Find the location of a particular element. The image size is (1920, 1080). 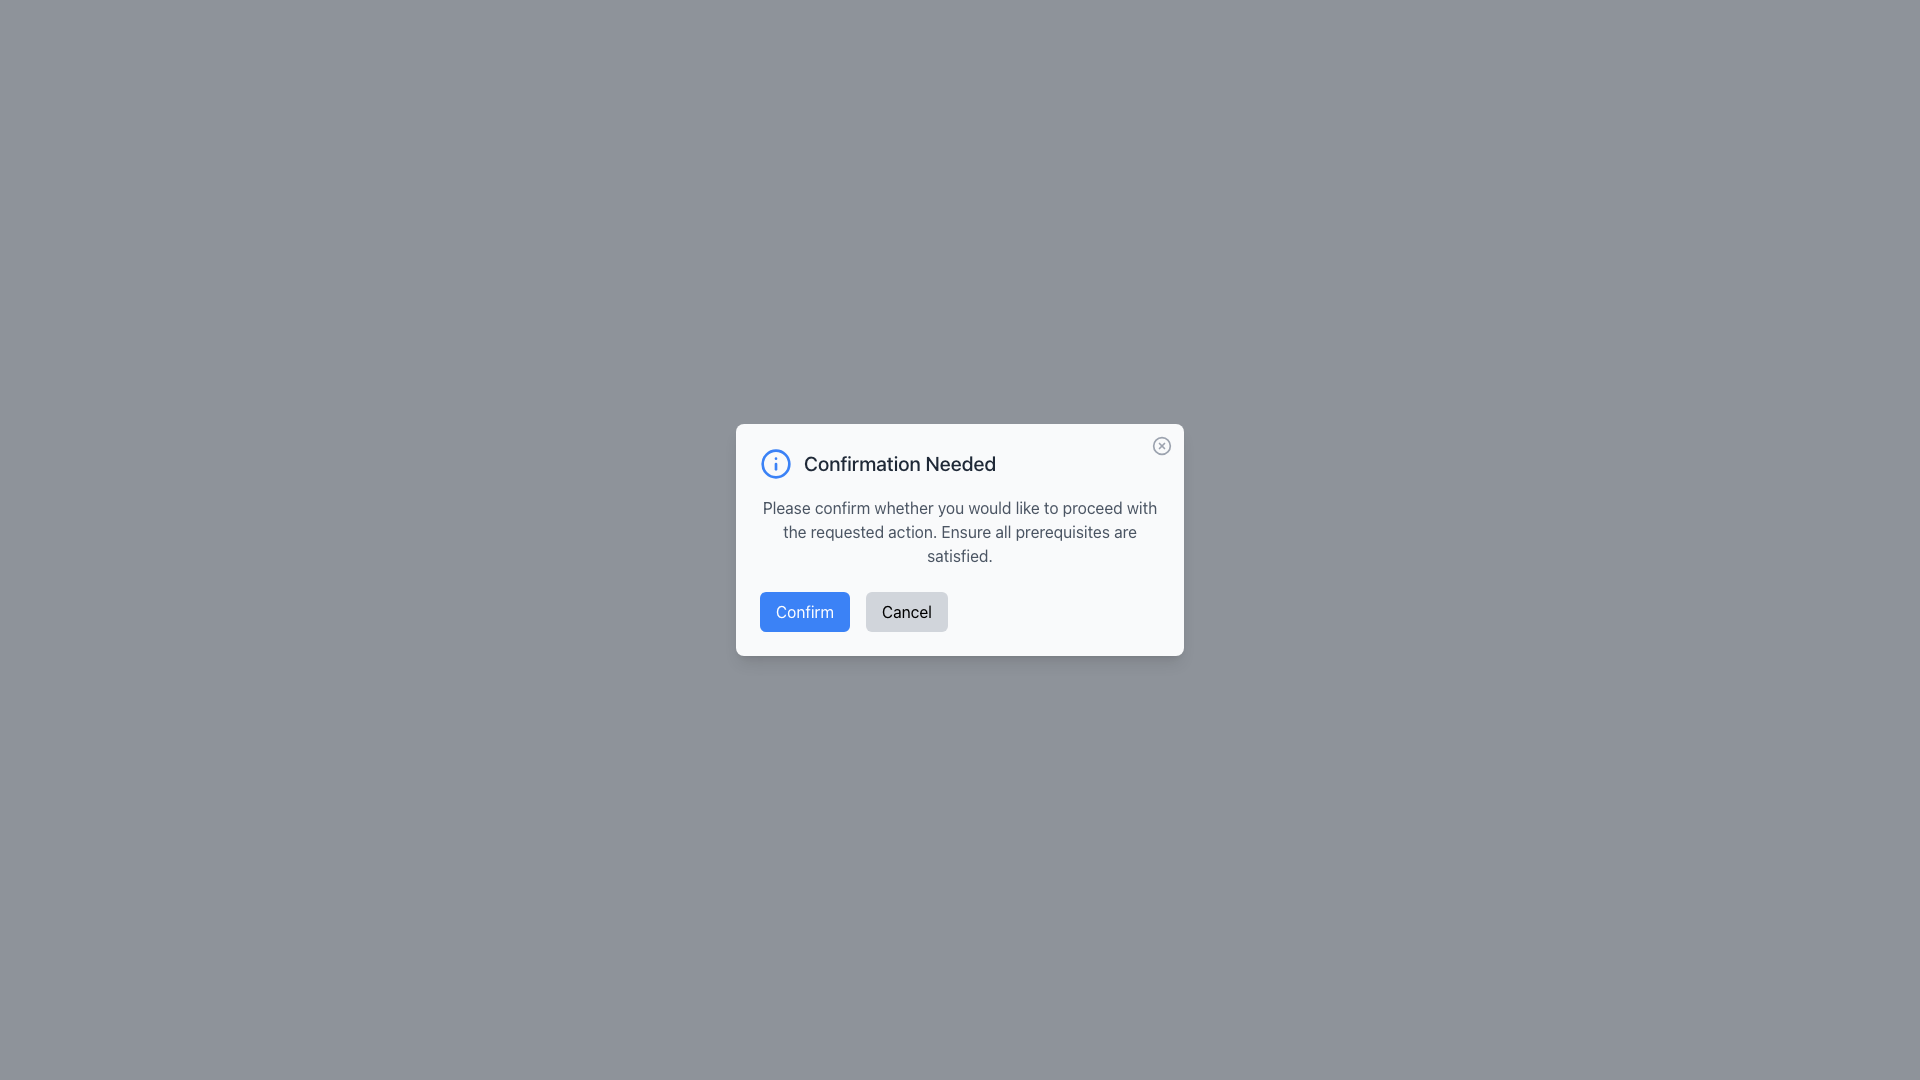

text displayed in the text label that says 'Confirmation Needed', which is styled with a medium-heavy font weight and positioned at the top center of the dialog box is located at coordinates (899, 463).